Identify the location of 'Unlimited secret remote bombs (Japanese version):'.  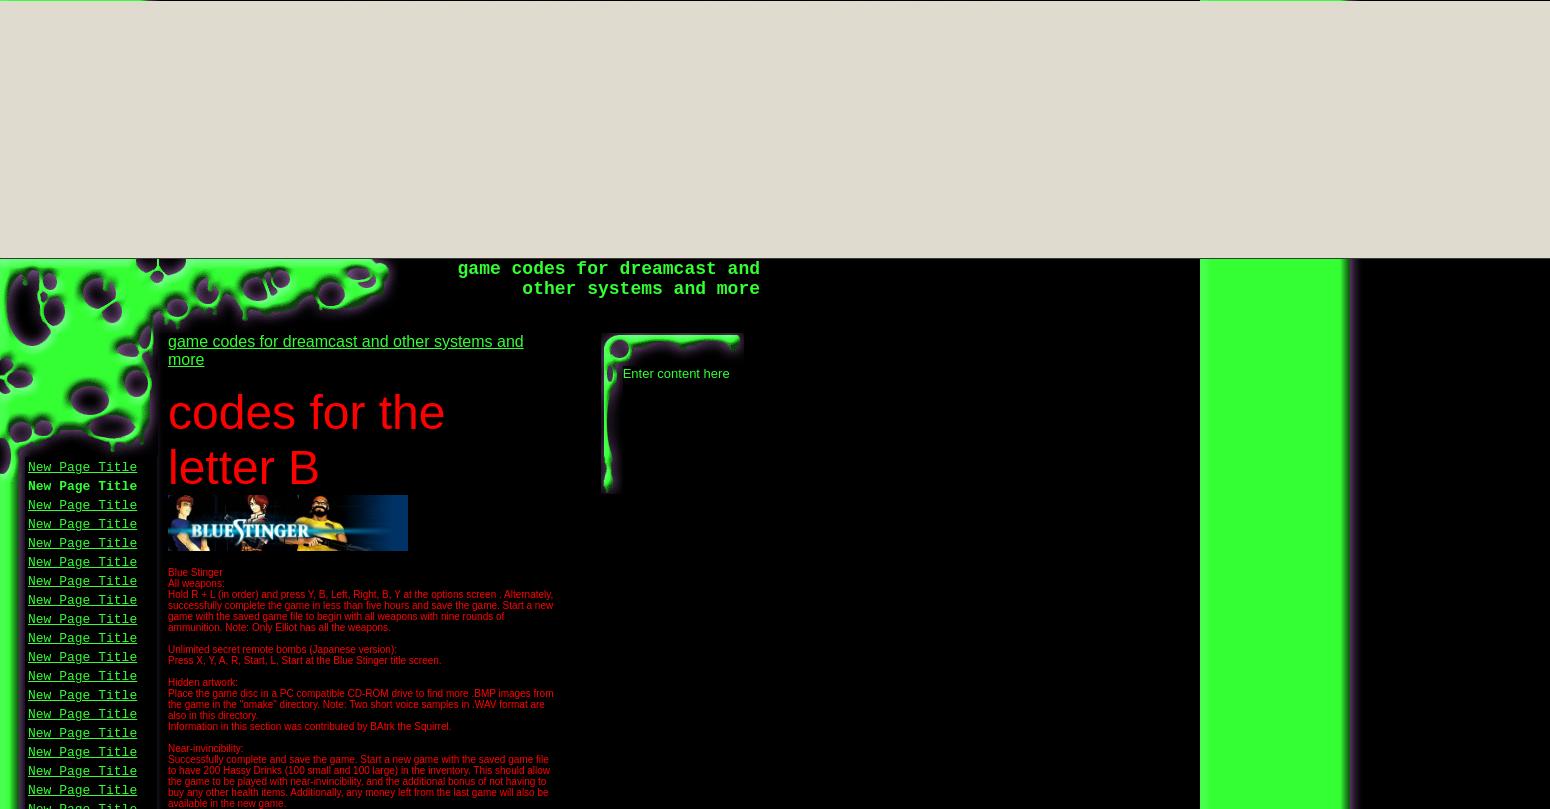
(167, 649).